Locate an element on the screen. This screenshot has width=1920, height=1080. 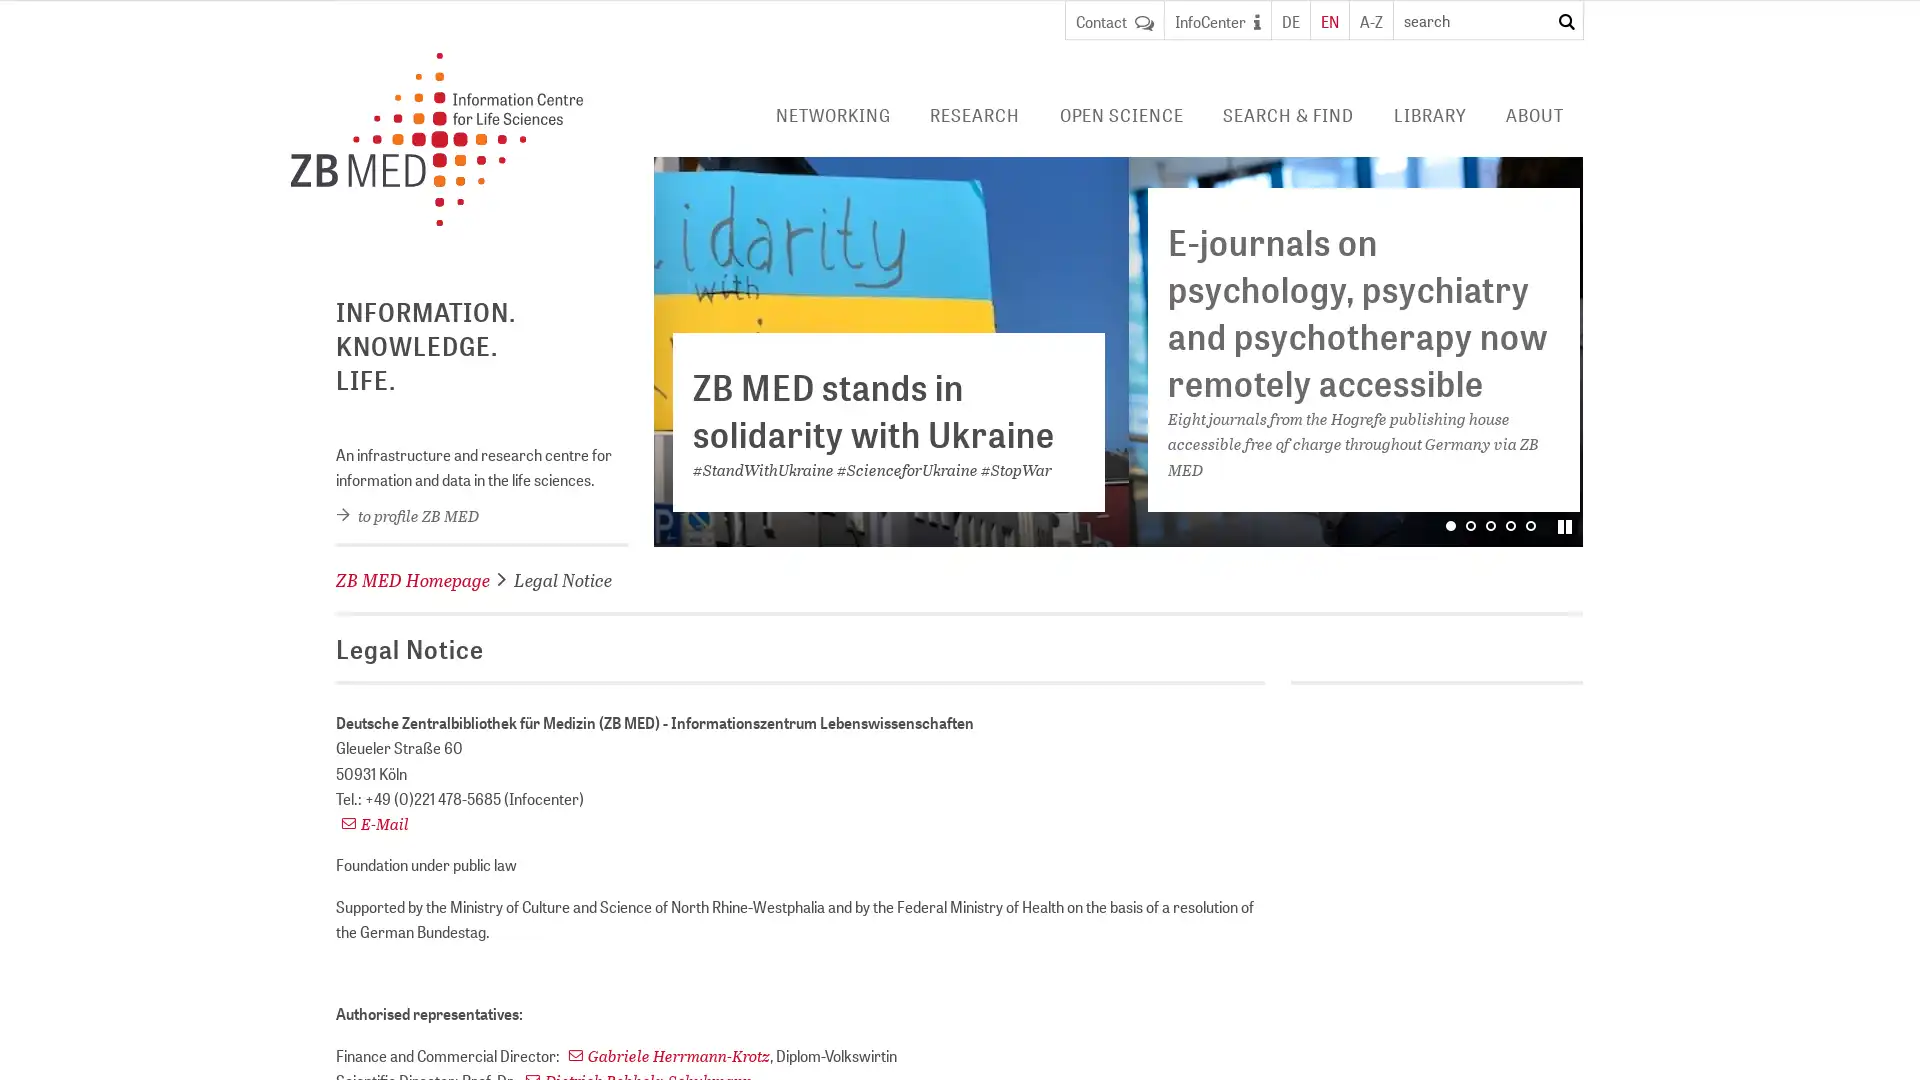
3 is located at coordinates (1563, 526).